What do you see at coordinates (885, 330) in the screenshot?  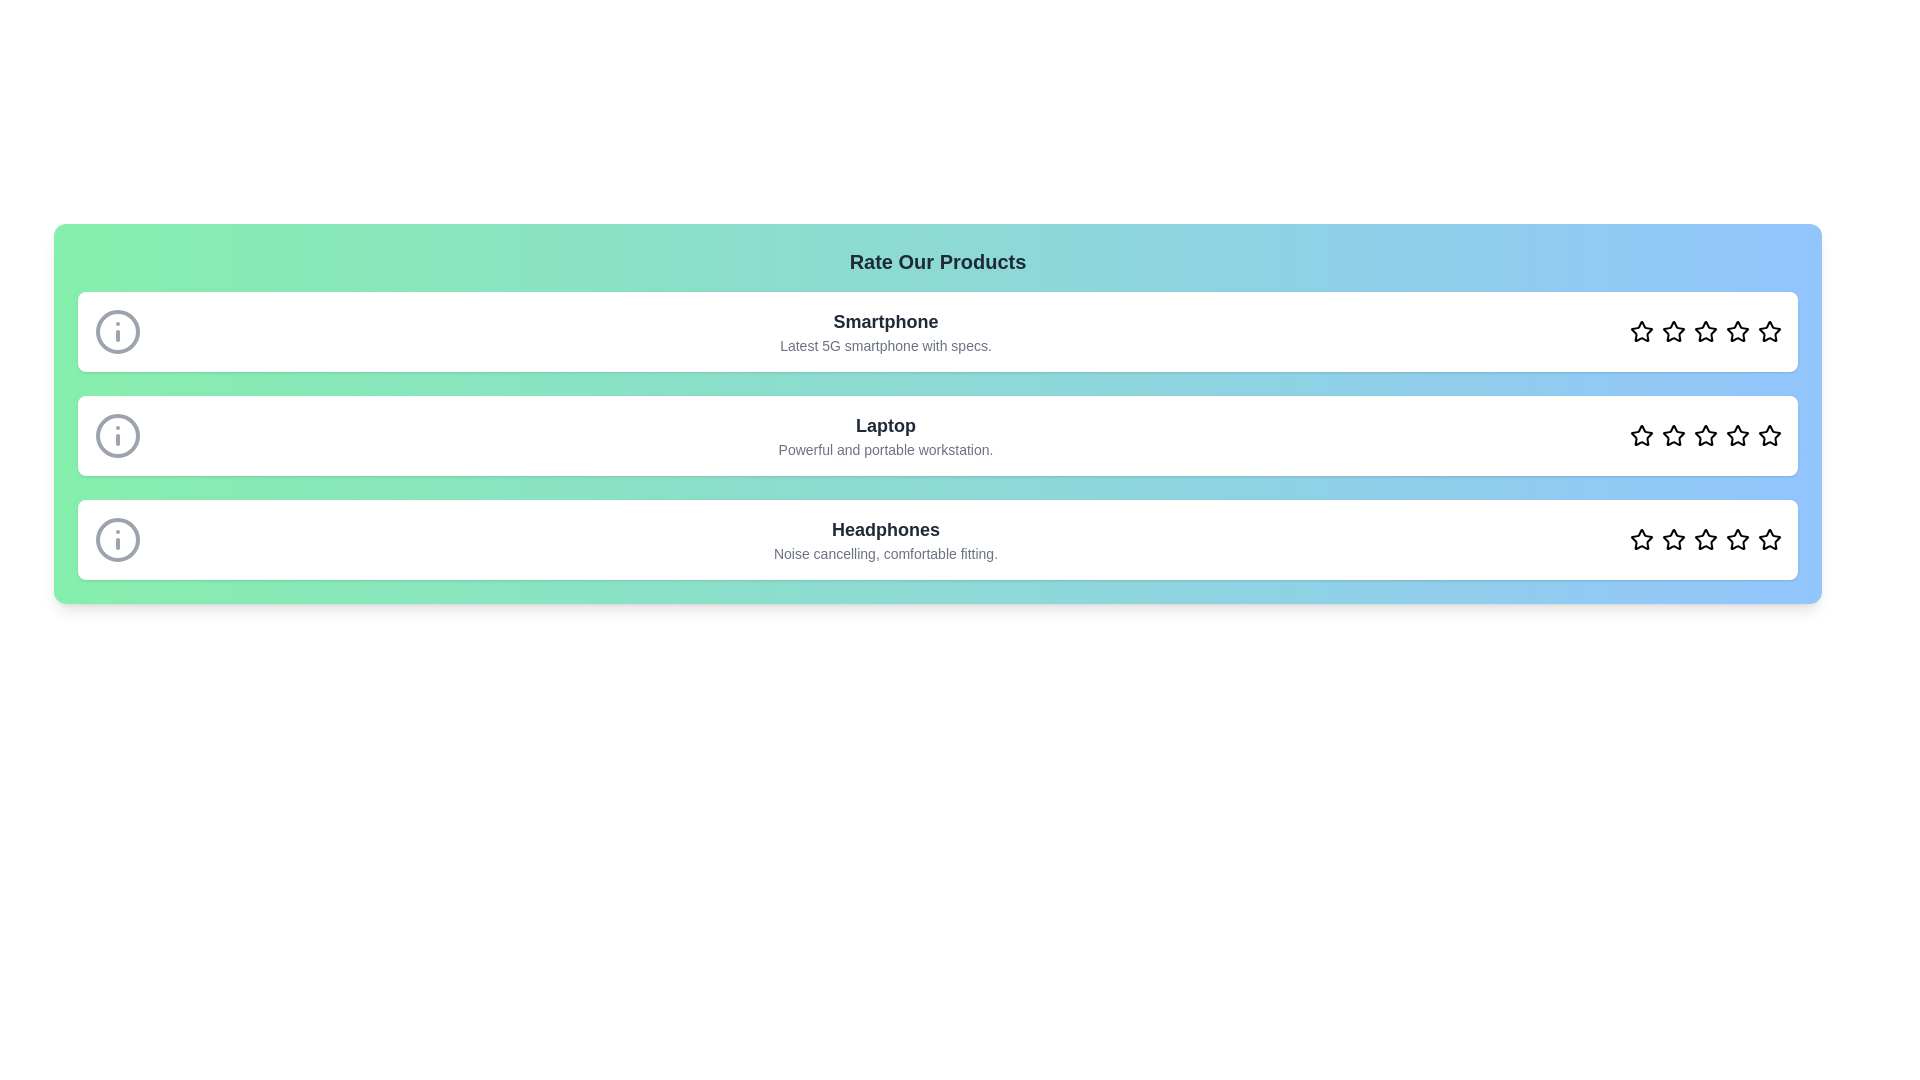 I see `product name 'Smartphone' and description 'Latest 5G smartphone with specs.' from the informational display box located below the header 'Rate Our Products'` at bounding box center [885, 330].